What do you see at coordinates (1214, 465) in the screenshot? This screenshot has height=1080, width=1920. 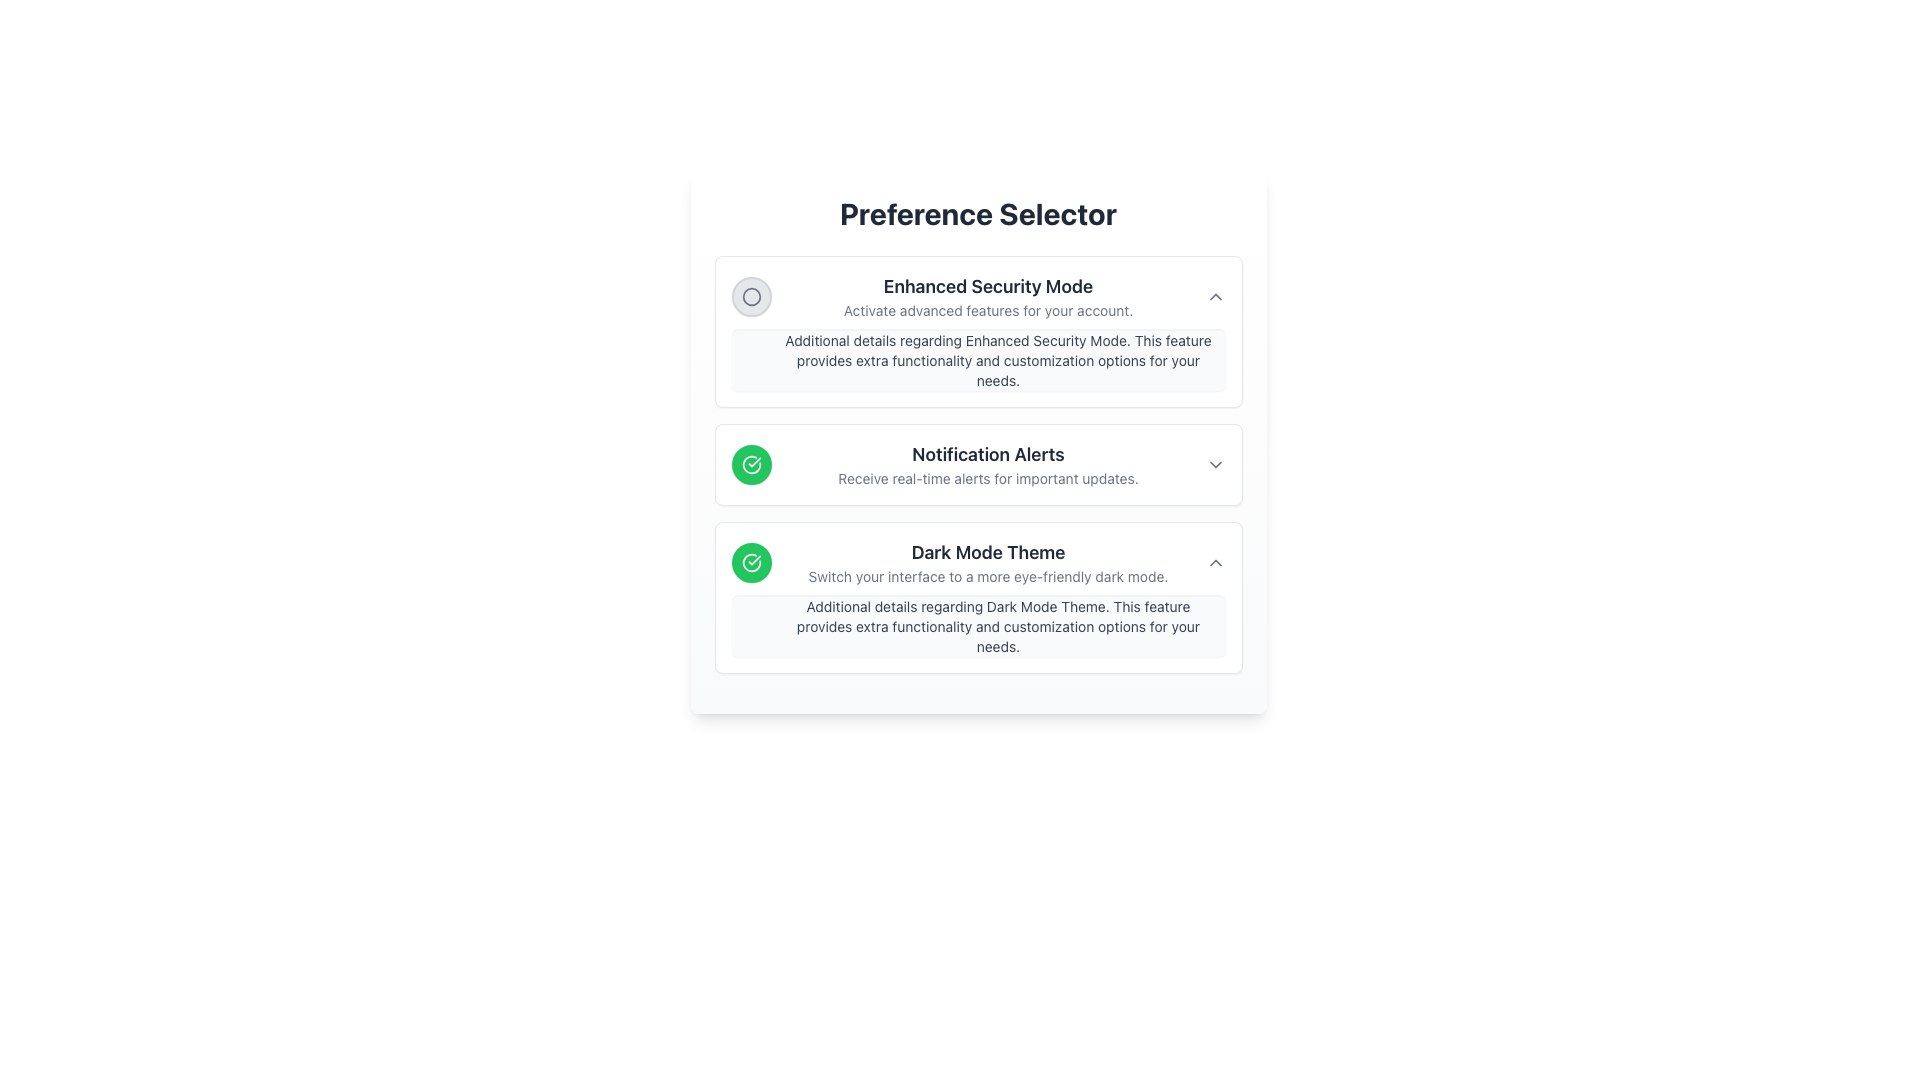 I see `the small downward-facing chevron icon at the end of the 'Notification Alerts' section header` at bounding box center [1214, 465].